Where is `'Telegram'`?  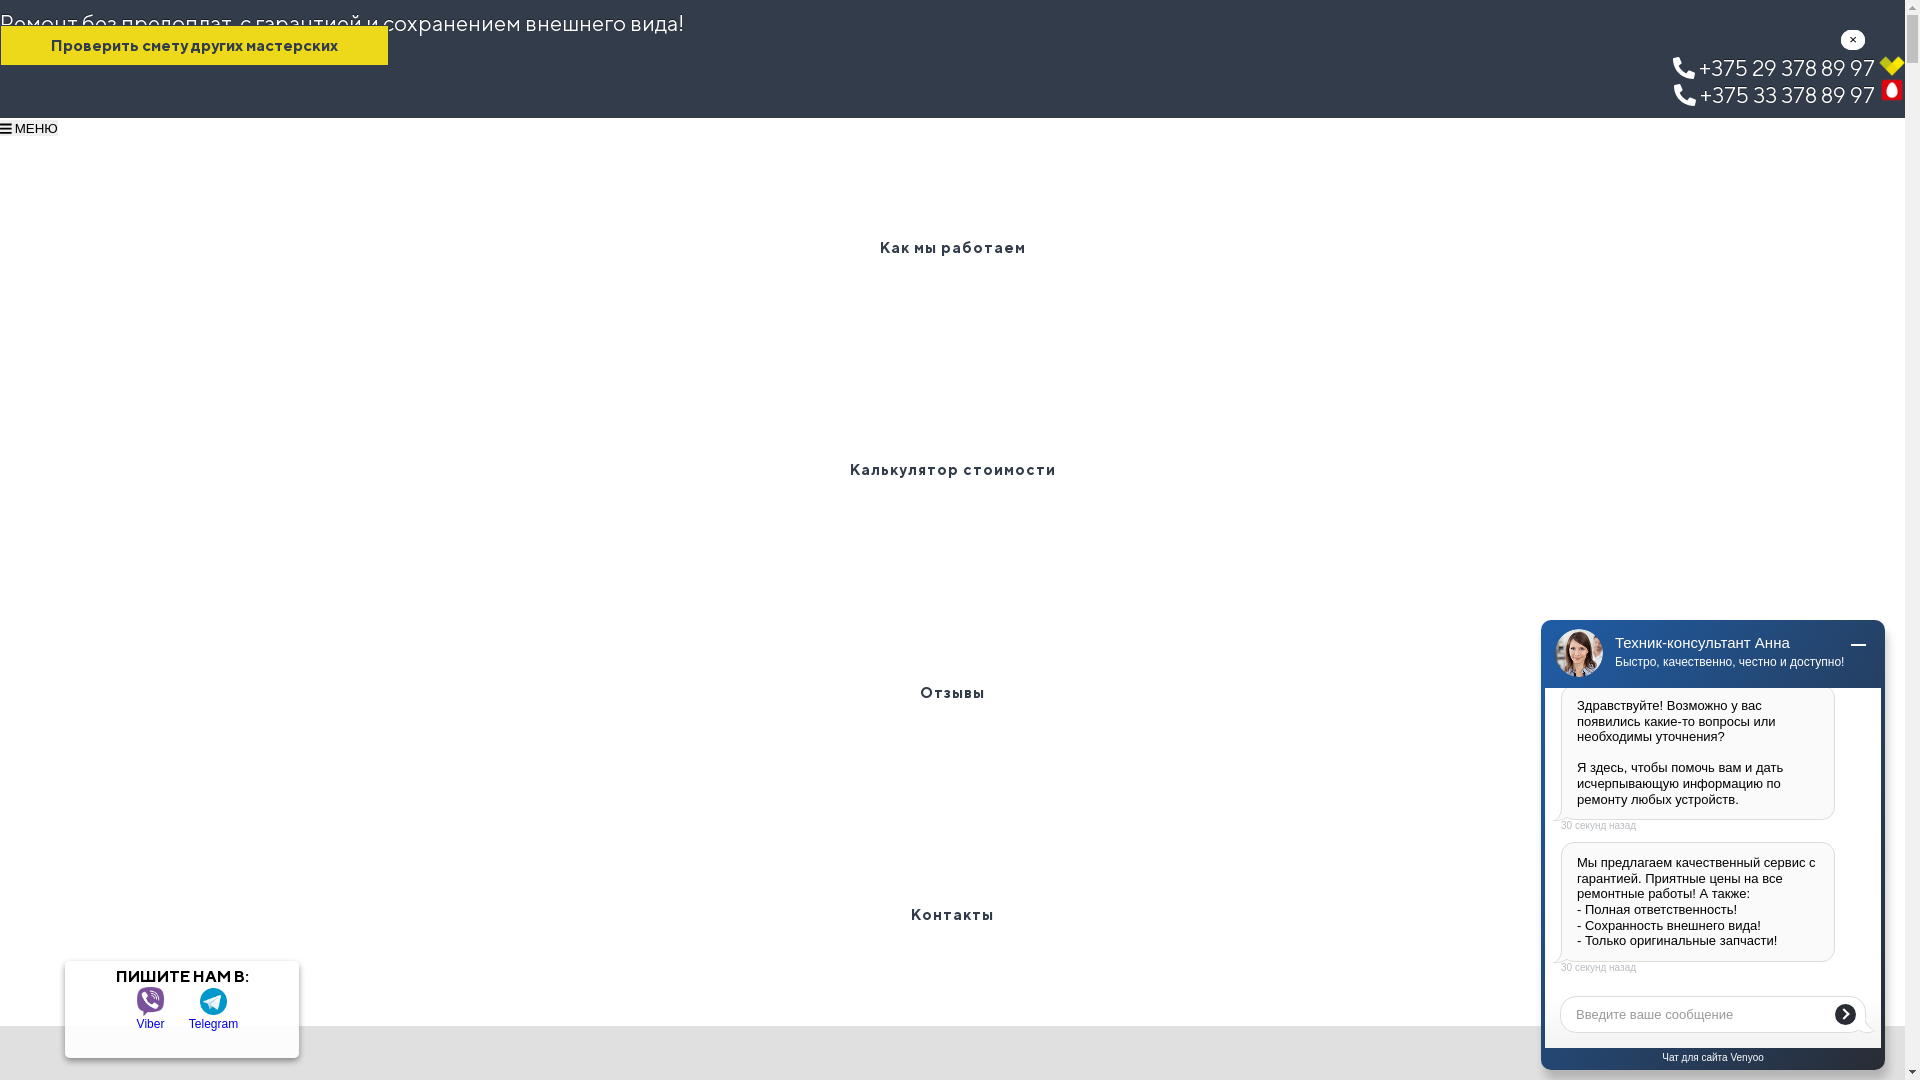
'Telegram' is located at coordinates (214, 1001).